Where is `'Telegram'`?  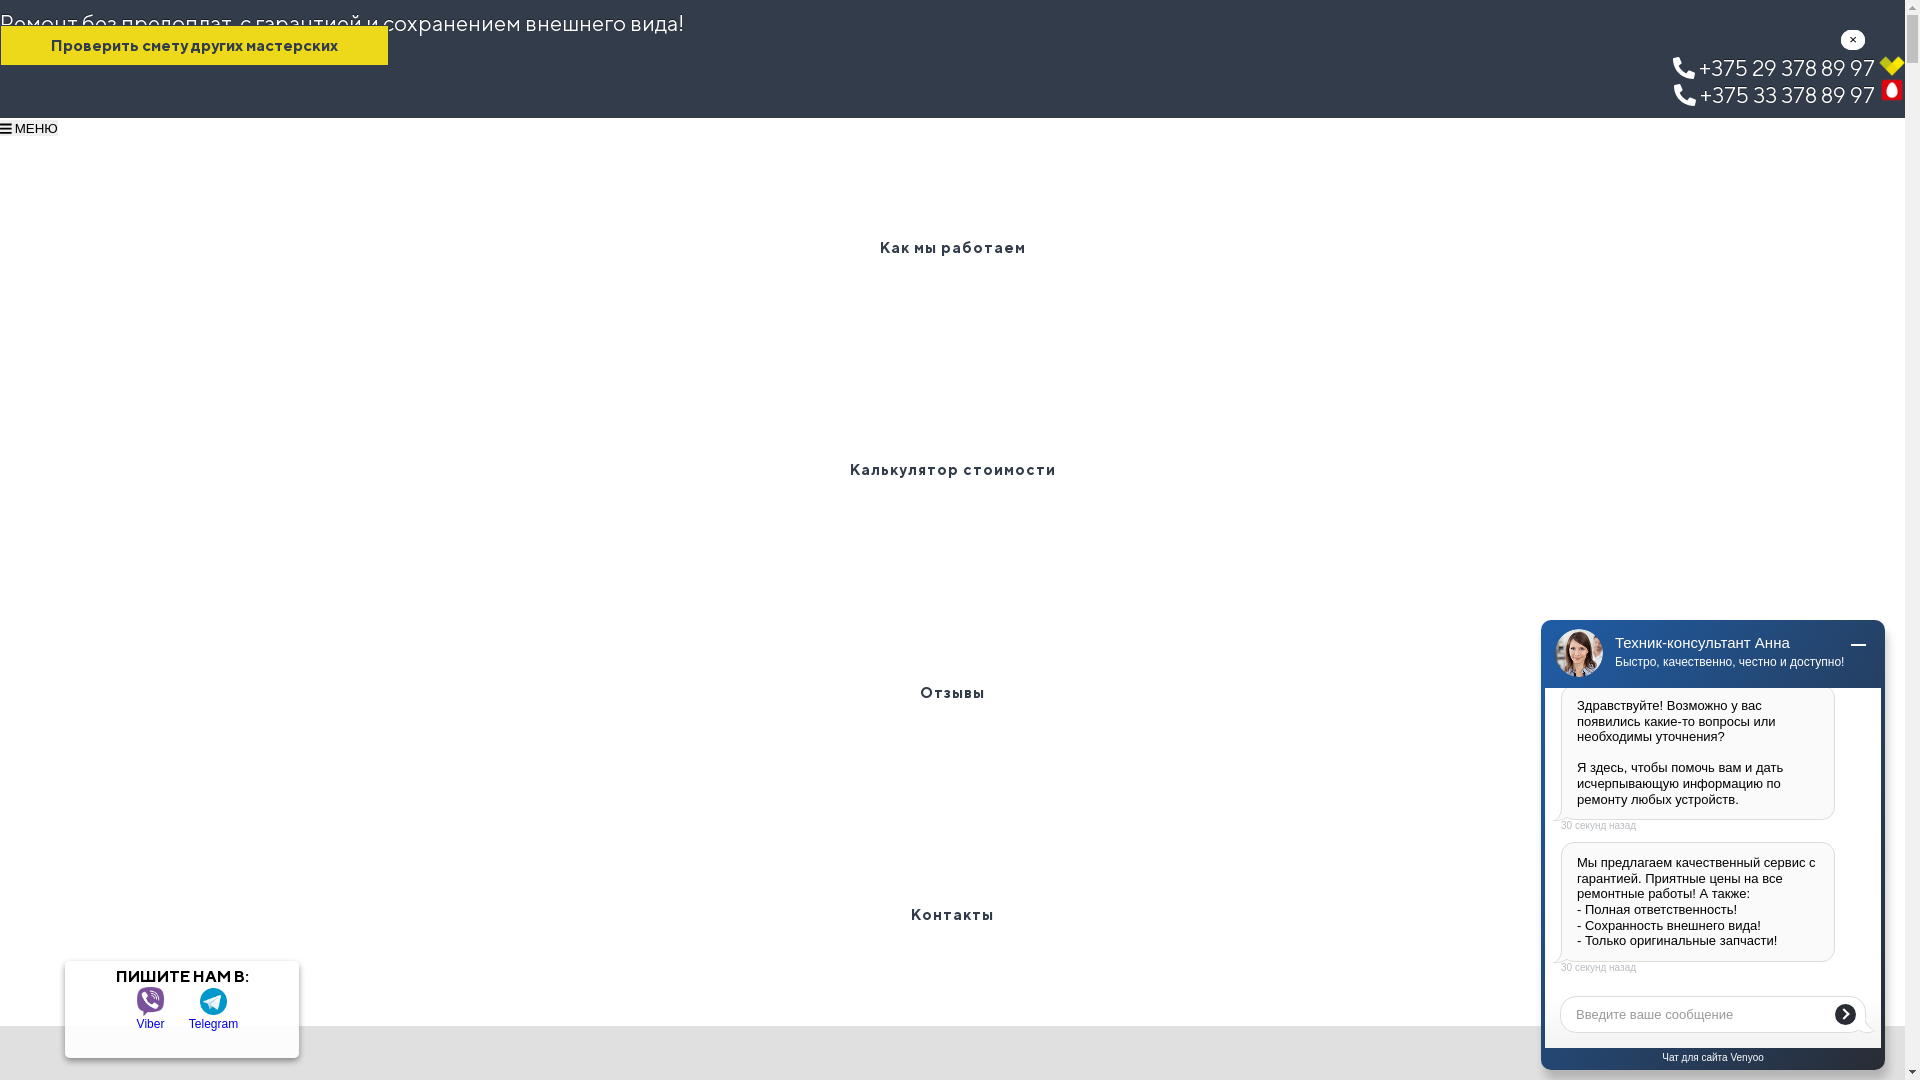
'Telegram' is located at coordinates (214, 1001).